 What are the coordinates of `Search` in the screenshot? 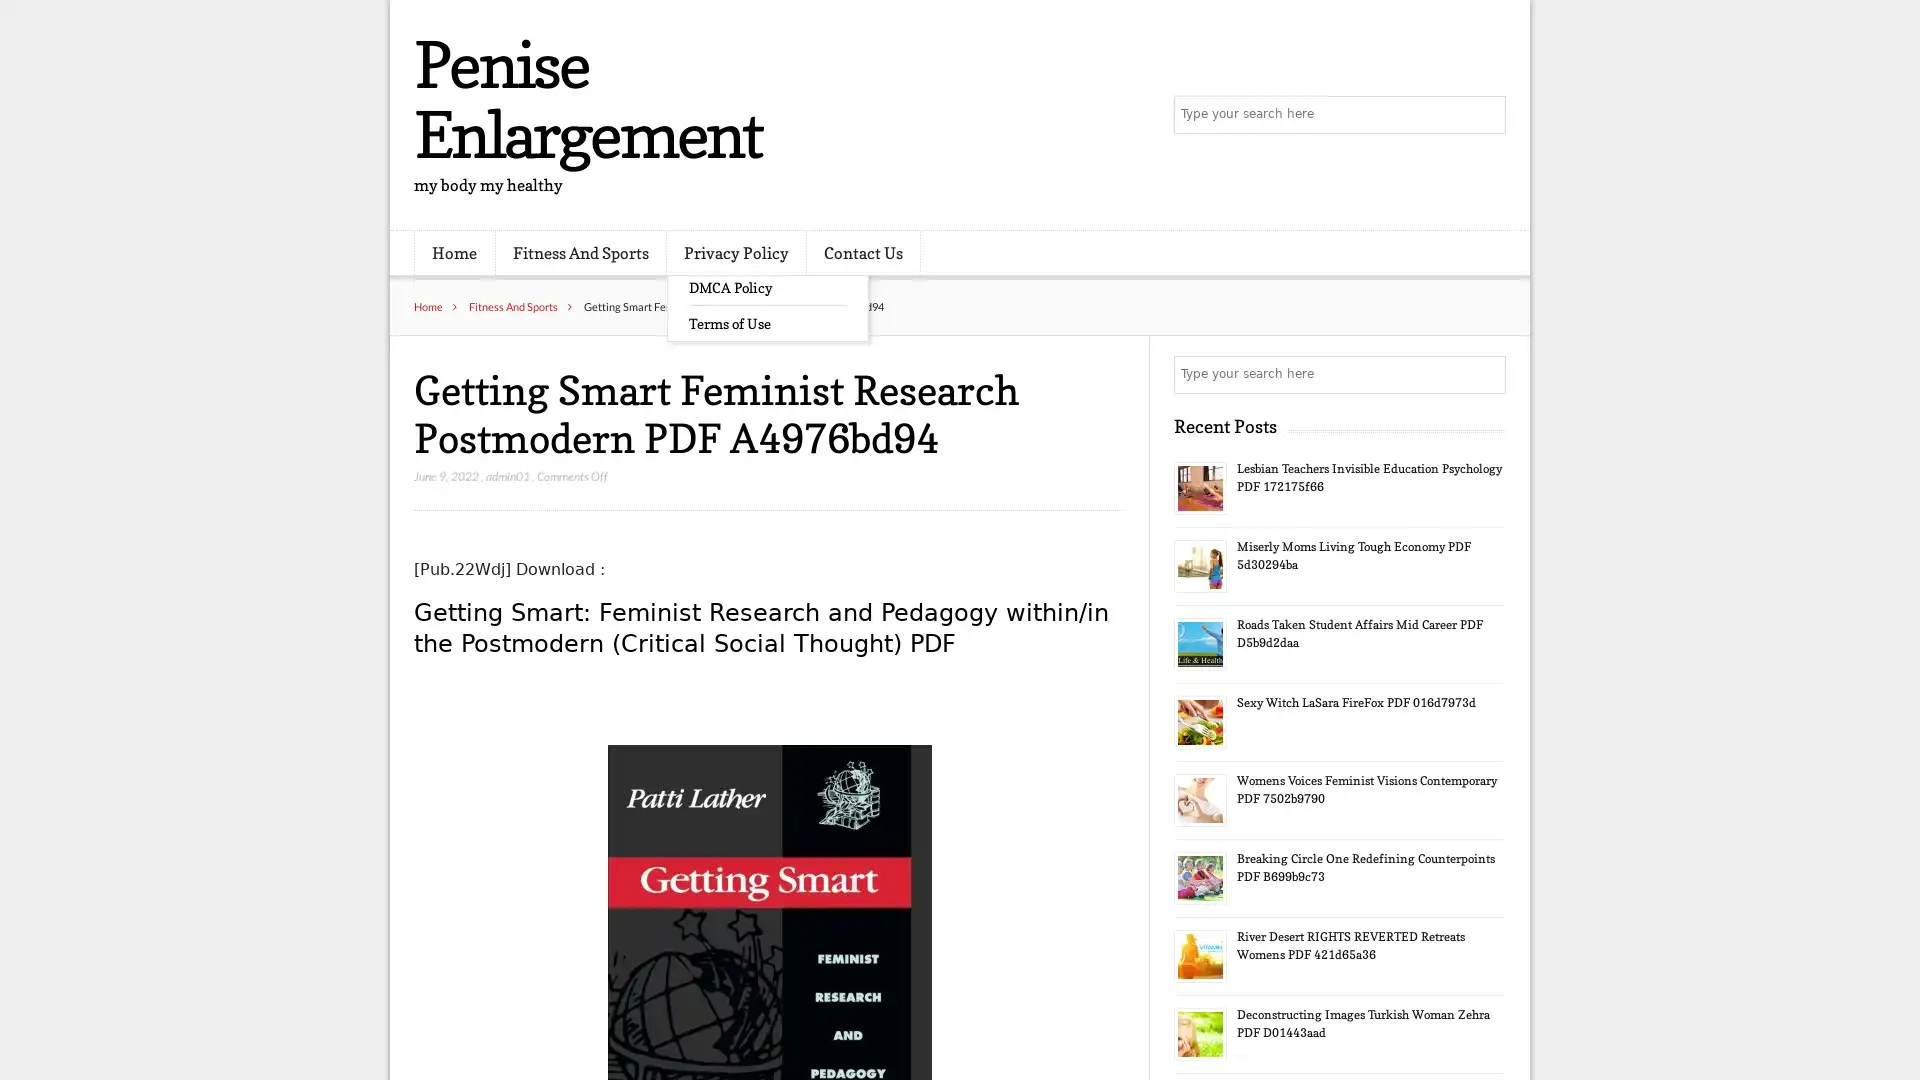 It's located at (1485, 374).